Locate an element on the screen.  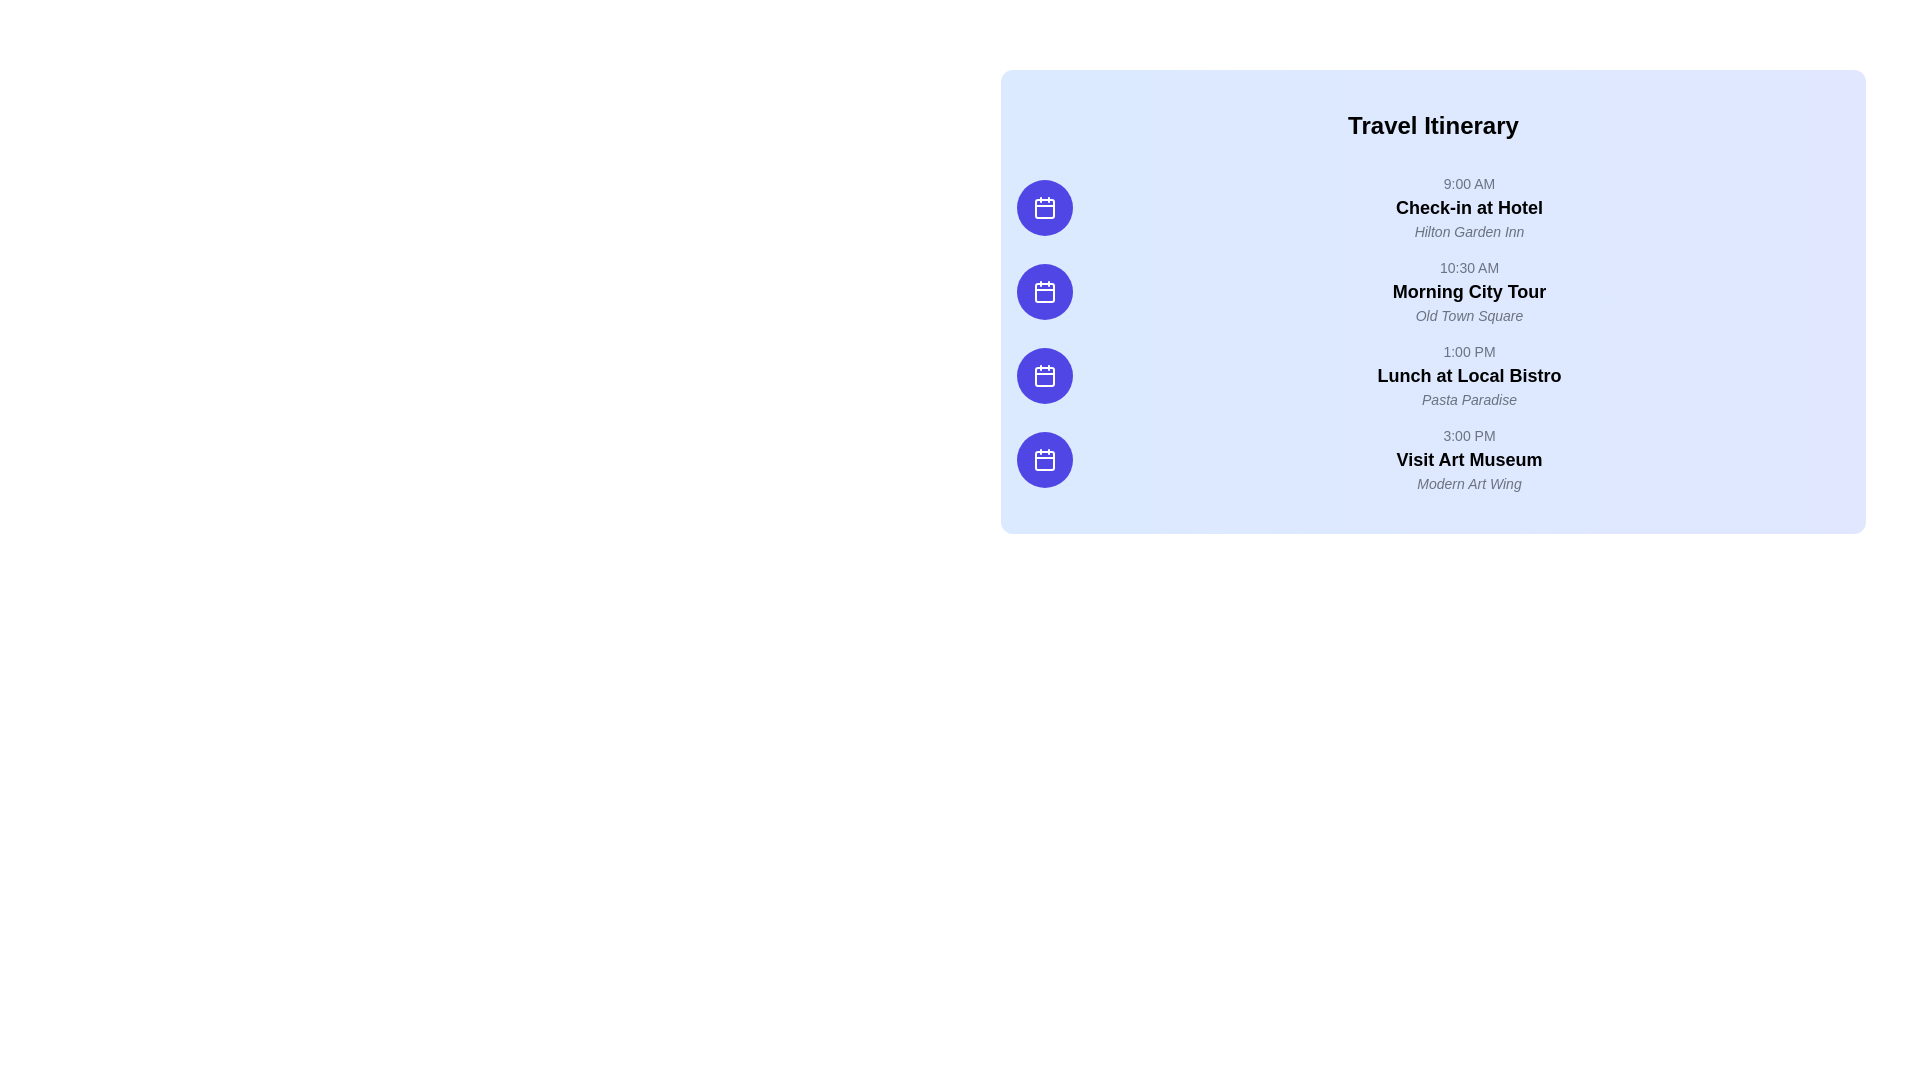
the italicized text 'Pasta Paradise' displayed in gray color, located between 'Lunch at Local Bistro' and the next itinerary entry is located at coordinates (1469, 400).